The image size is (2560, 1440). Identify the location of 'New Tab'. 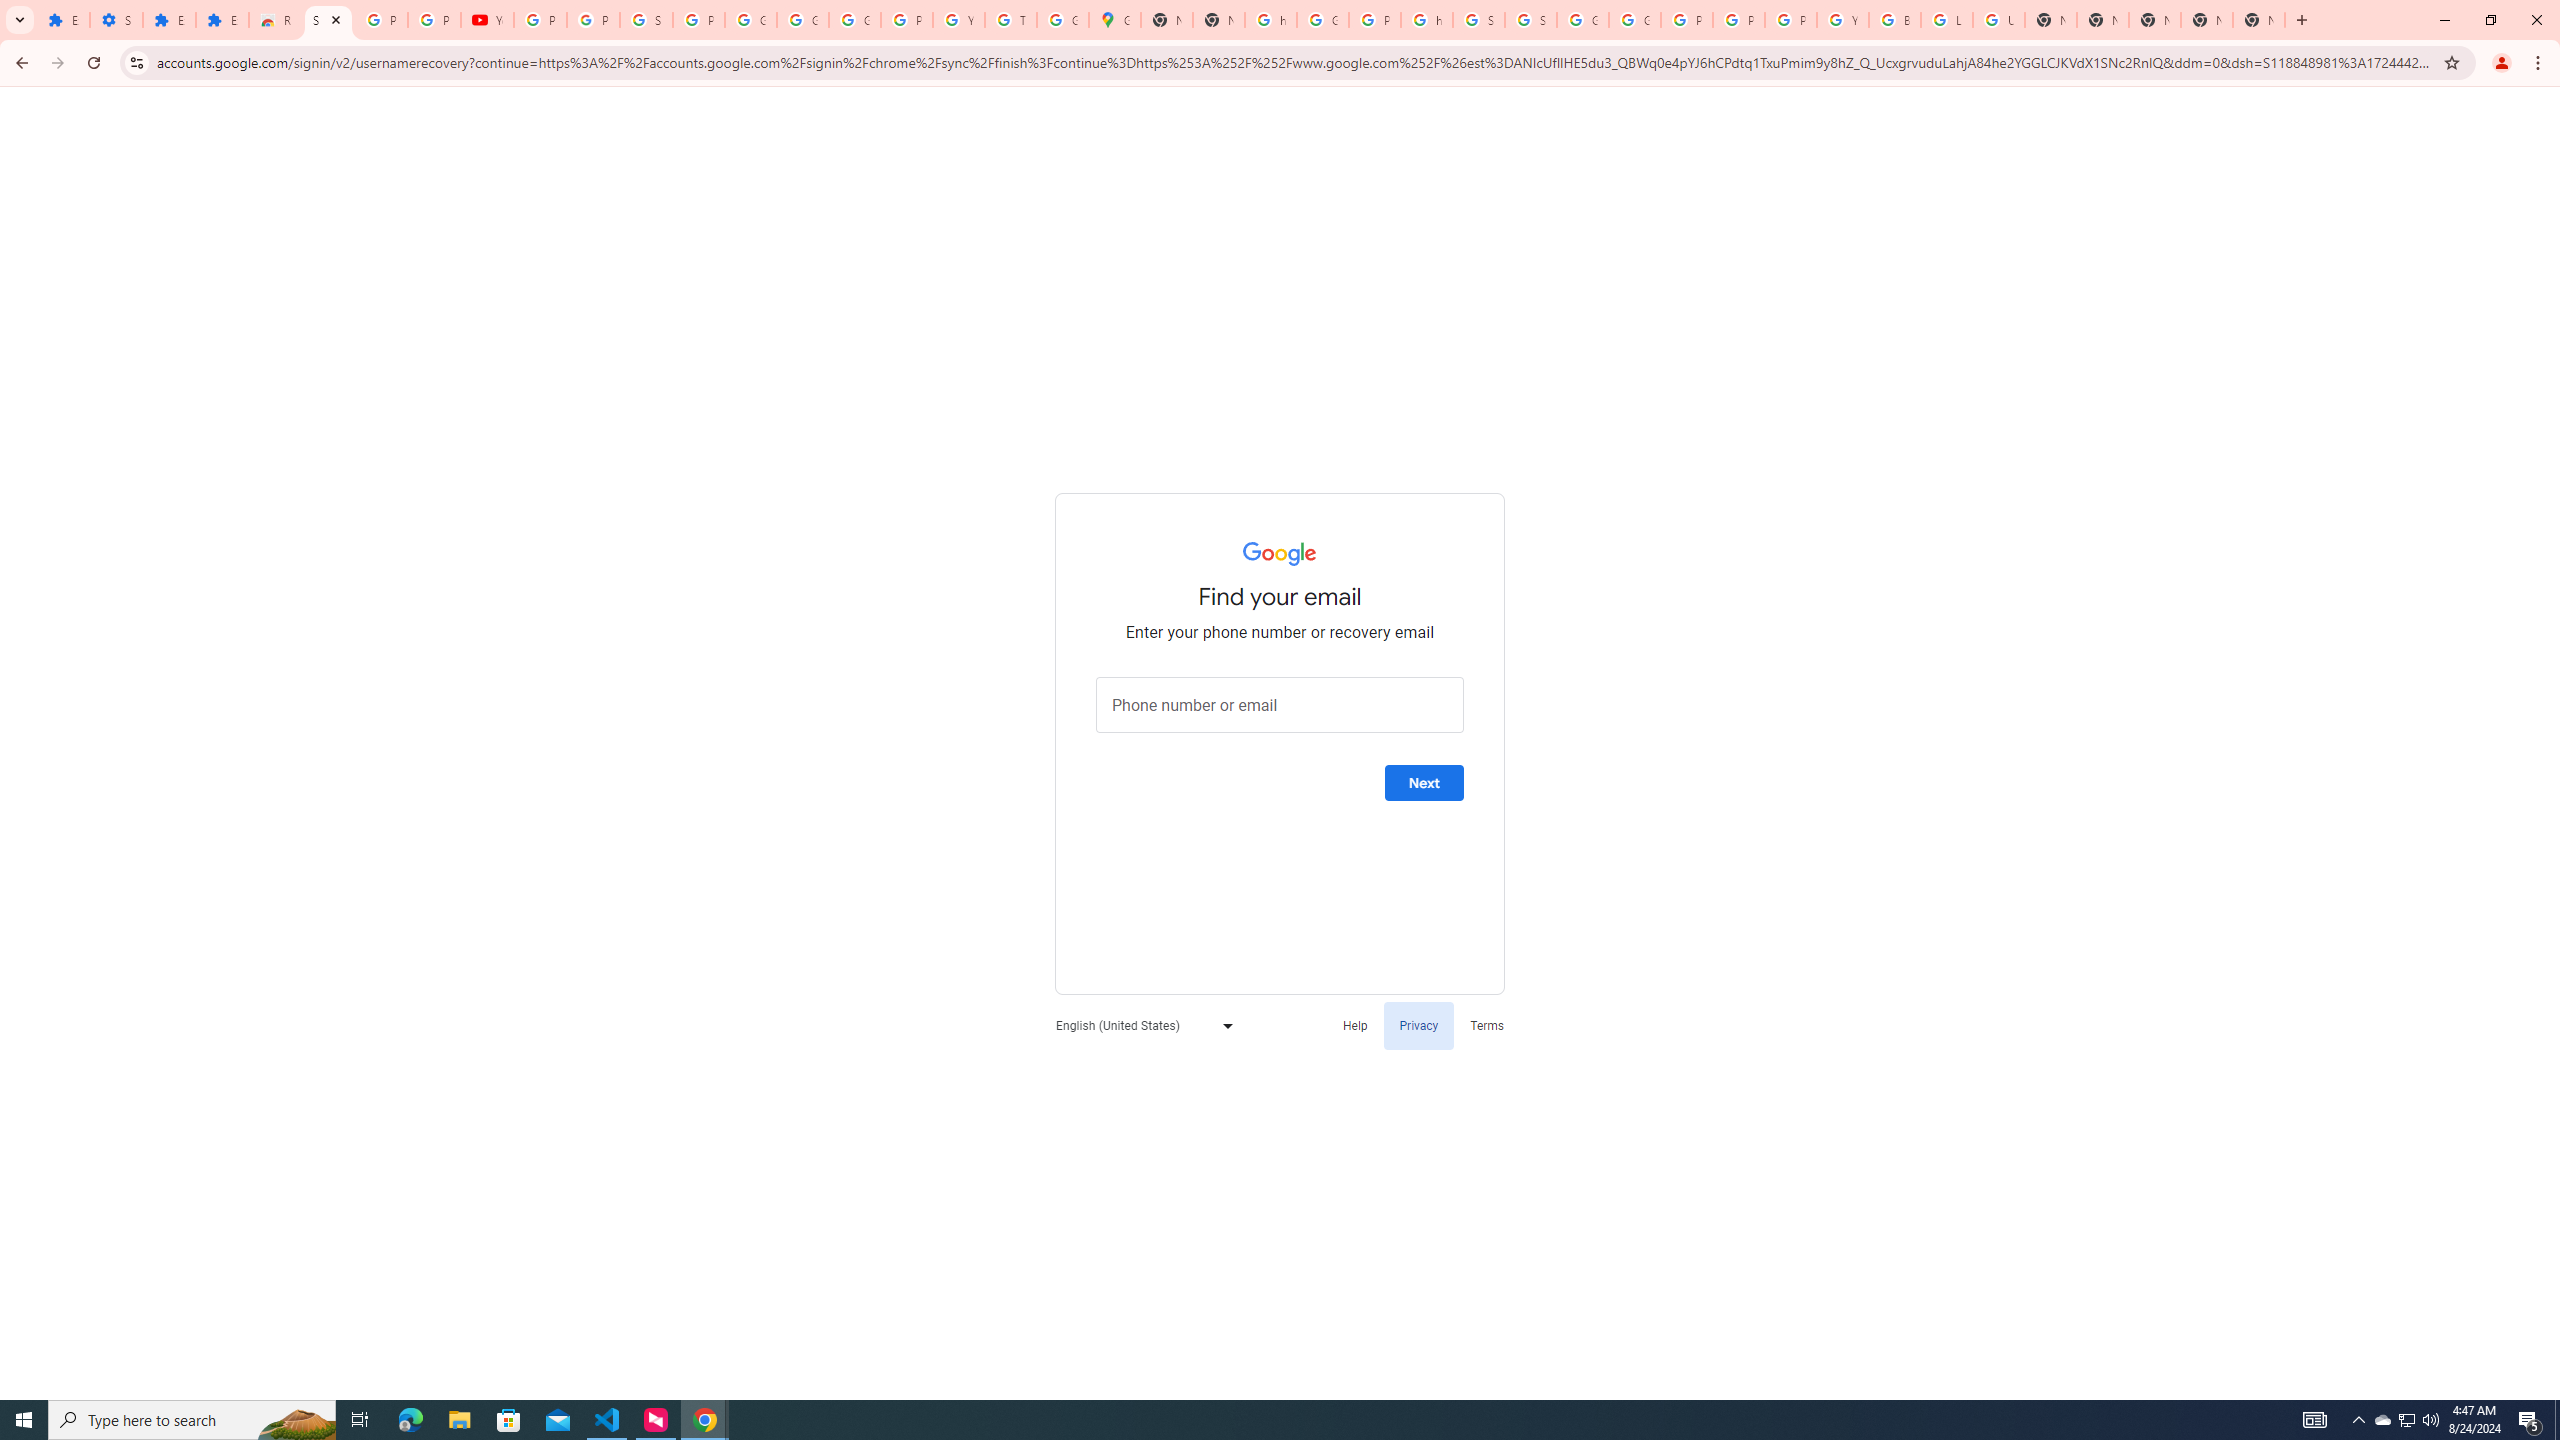
(2153, 19).